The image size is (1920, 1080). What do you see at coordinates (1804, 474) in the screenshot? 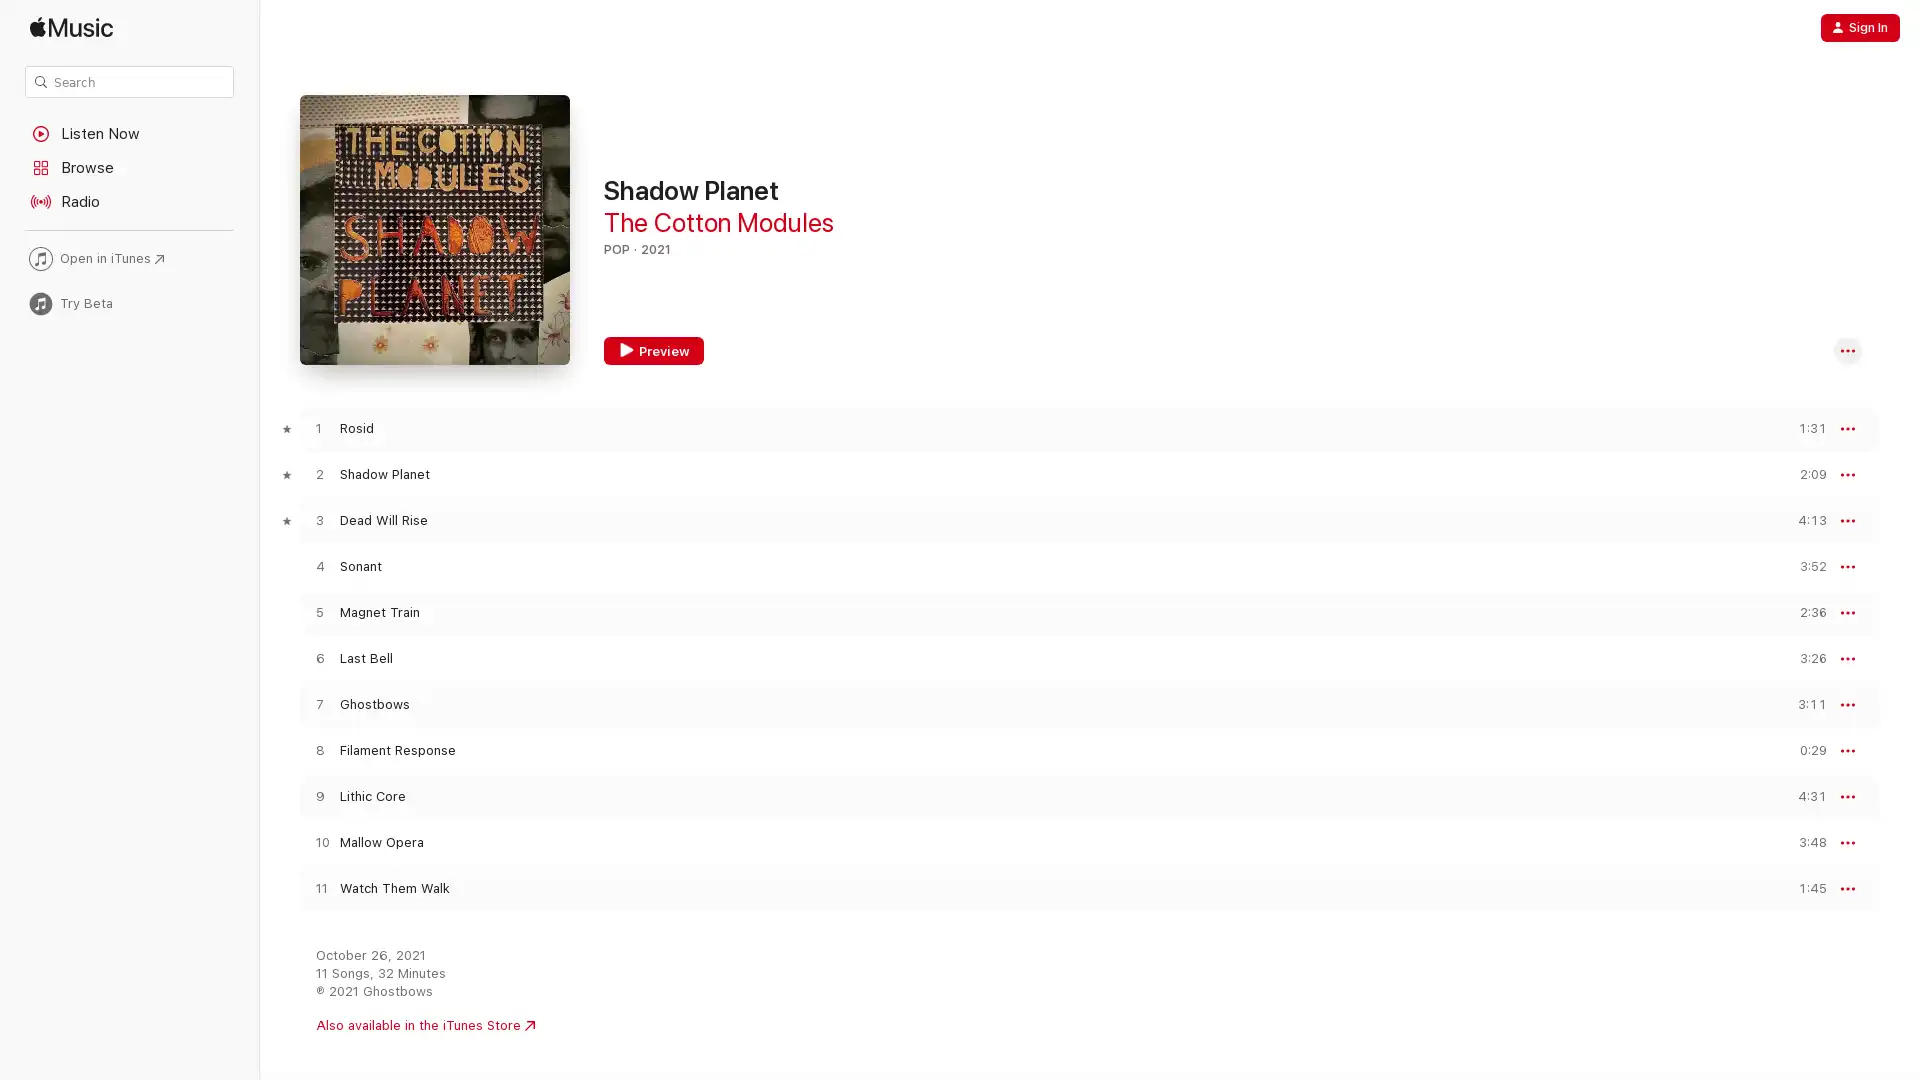
I see `Preview` at bounding box center [1804, 474].